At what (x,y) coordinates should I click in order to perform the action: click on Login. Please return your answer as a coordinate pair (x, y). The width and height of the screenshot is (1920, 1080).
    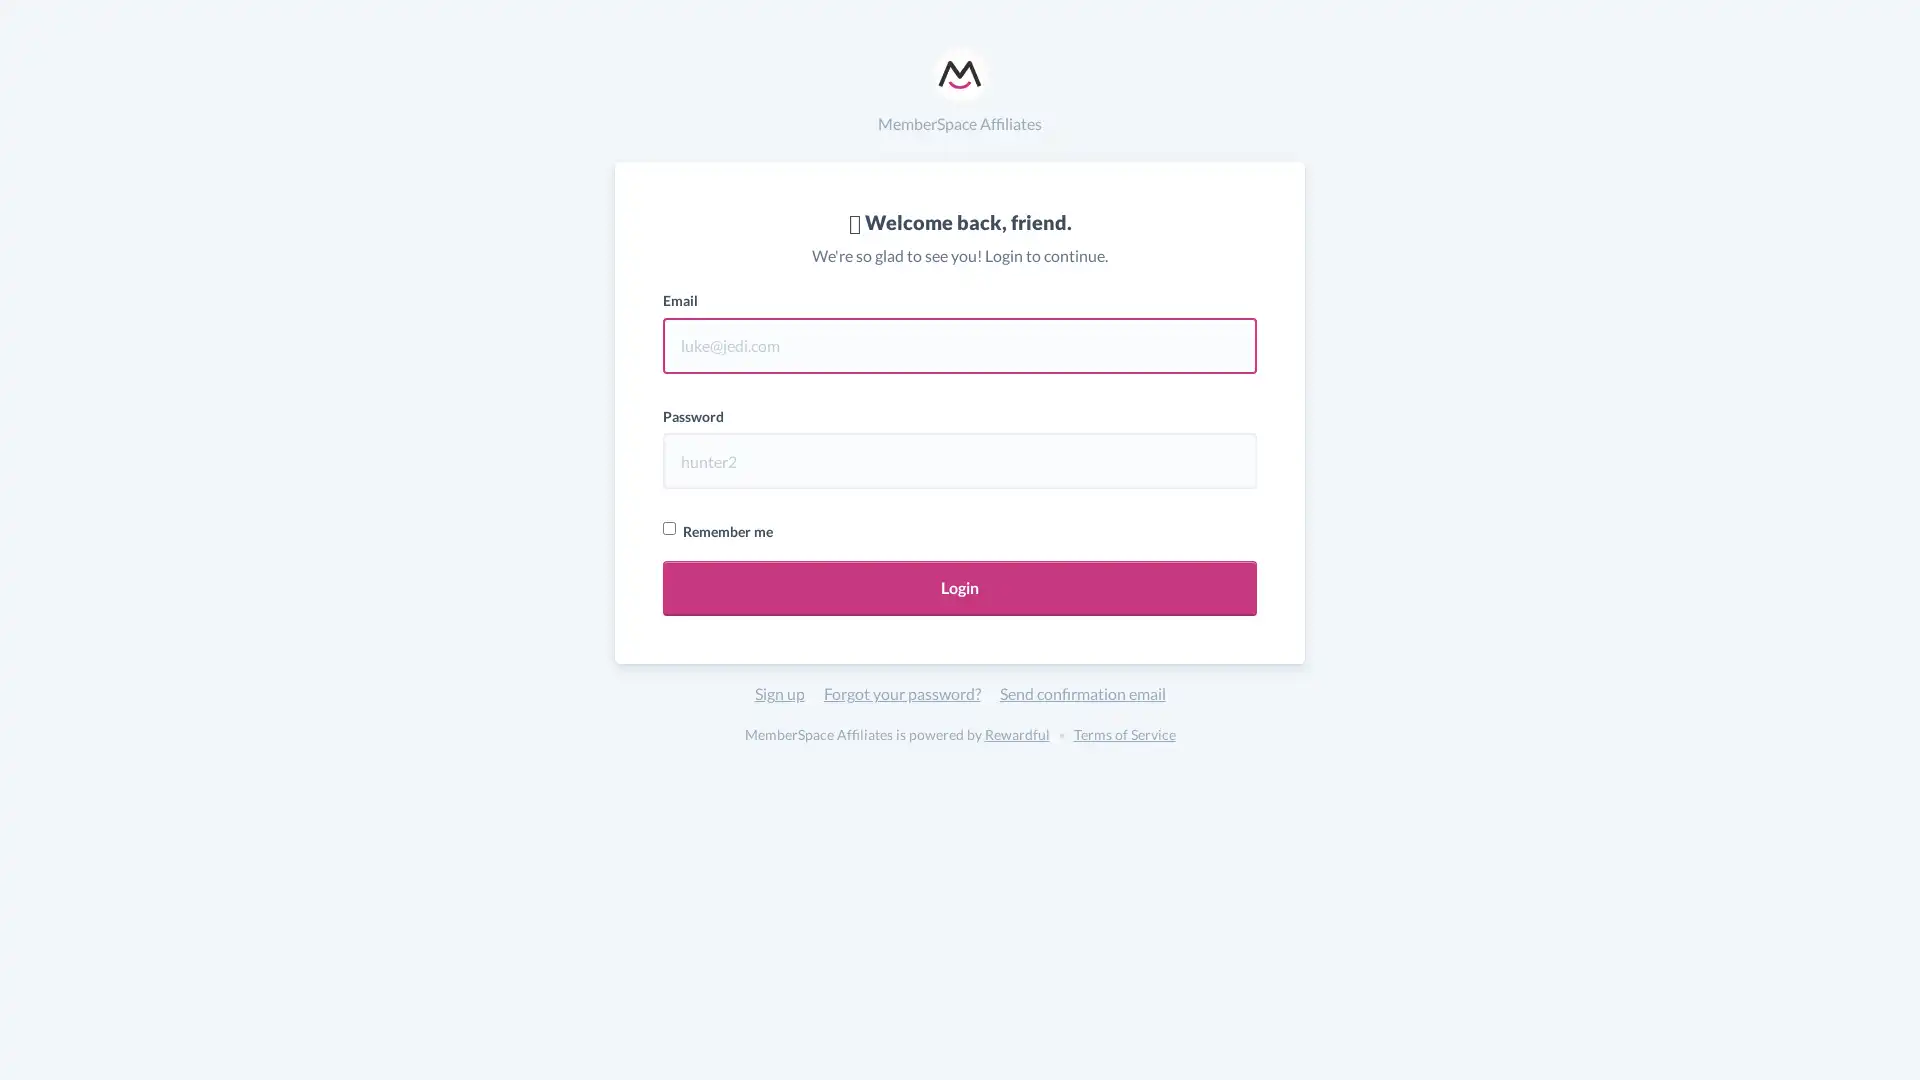
    Looking at the image, I should click on (960, 587).